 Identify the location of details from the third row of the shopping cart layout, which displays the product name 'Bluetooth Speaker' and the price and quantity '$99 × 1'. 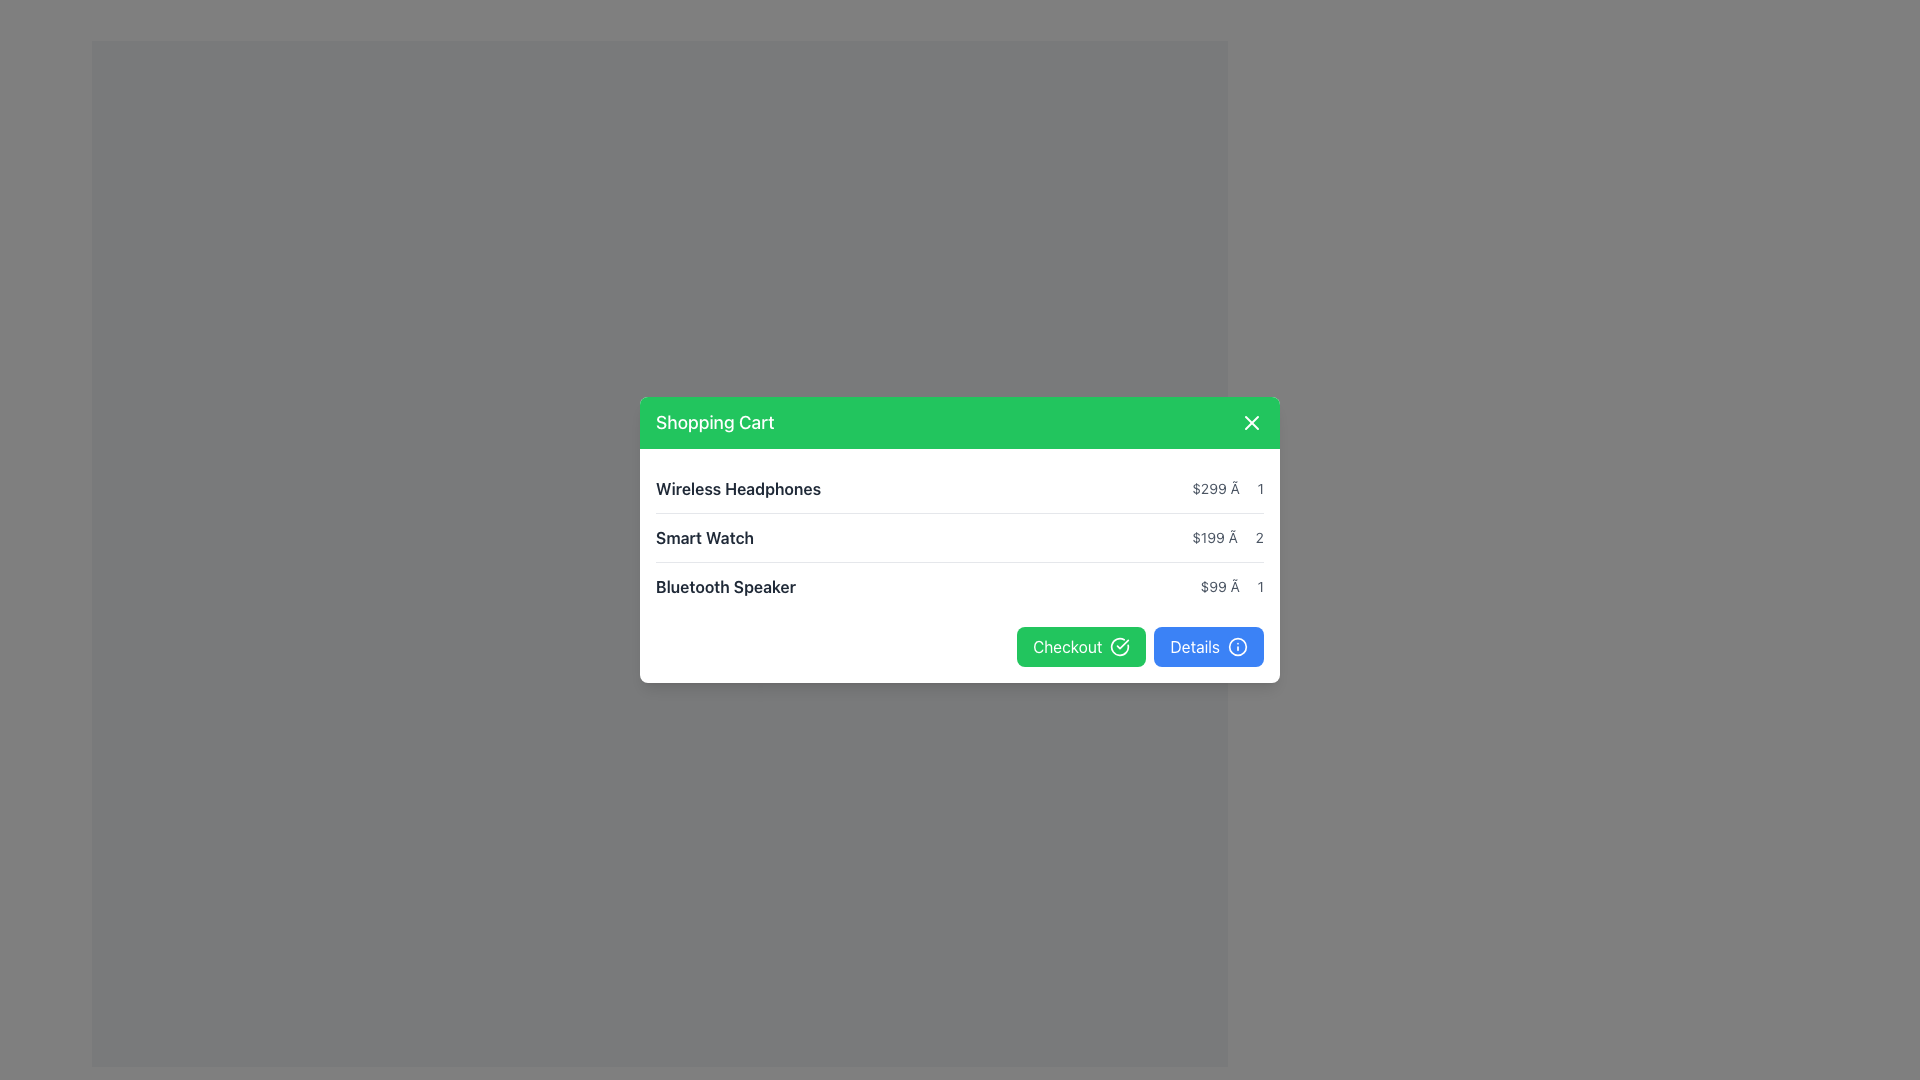
(960, 585).